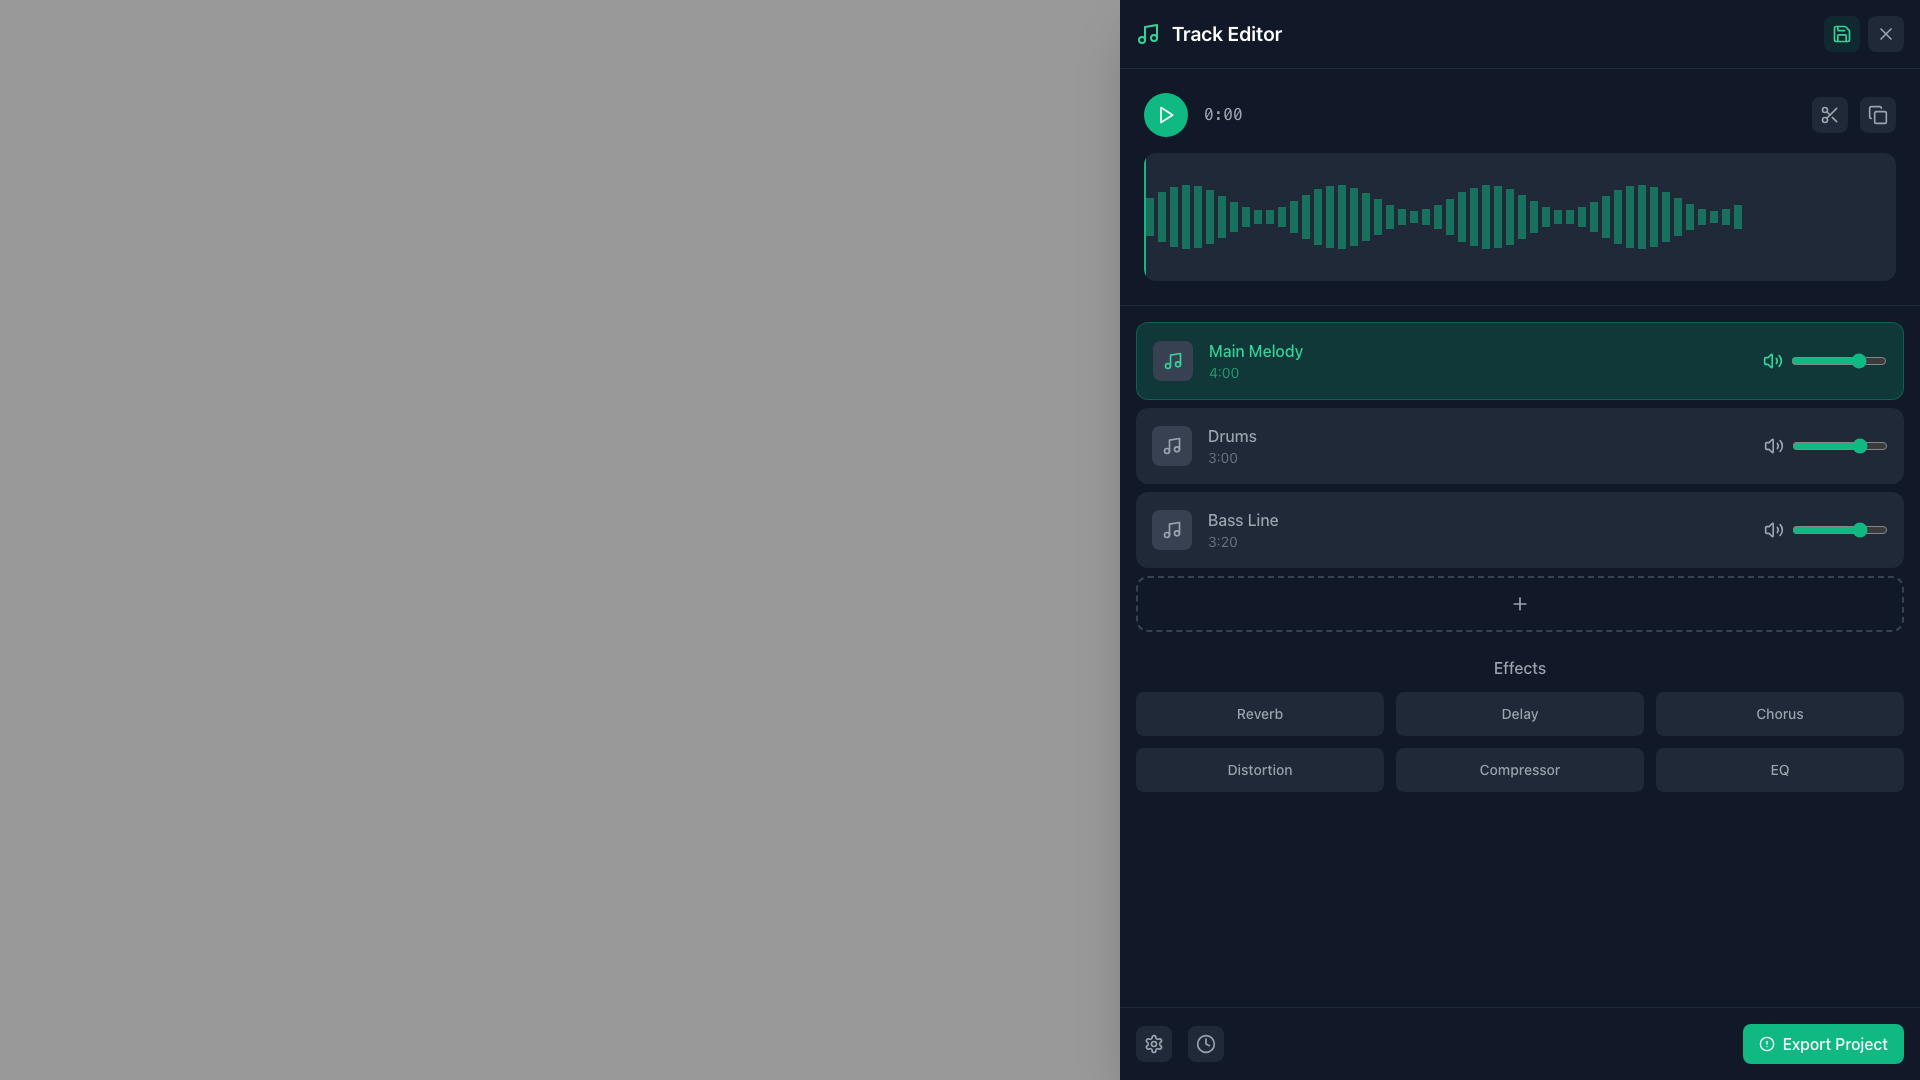 This screenshot has width=1920, height=1080. What do you see at coordinates (1880, 528) in the screenshot?
I see `the slider value` at bounding box center [1880, 528].